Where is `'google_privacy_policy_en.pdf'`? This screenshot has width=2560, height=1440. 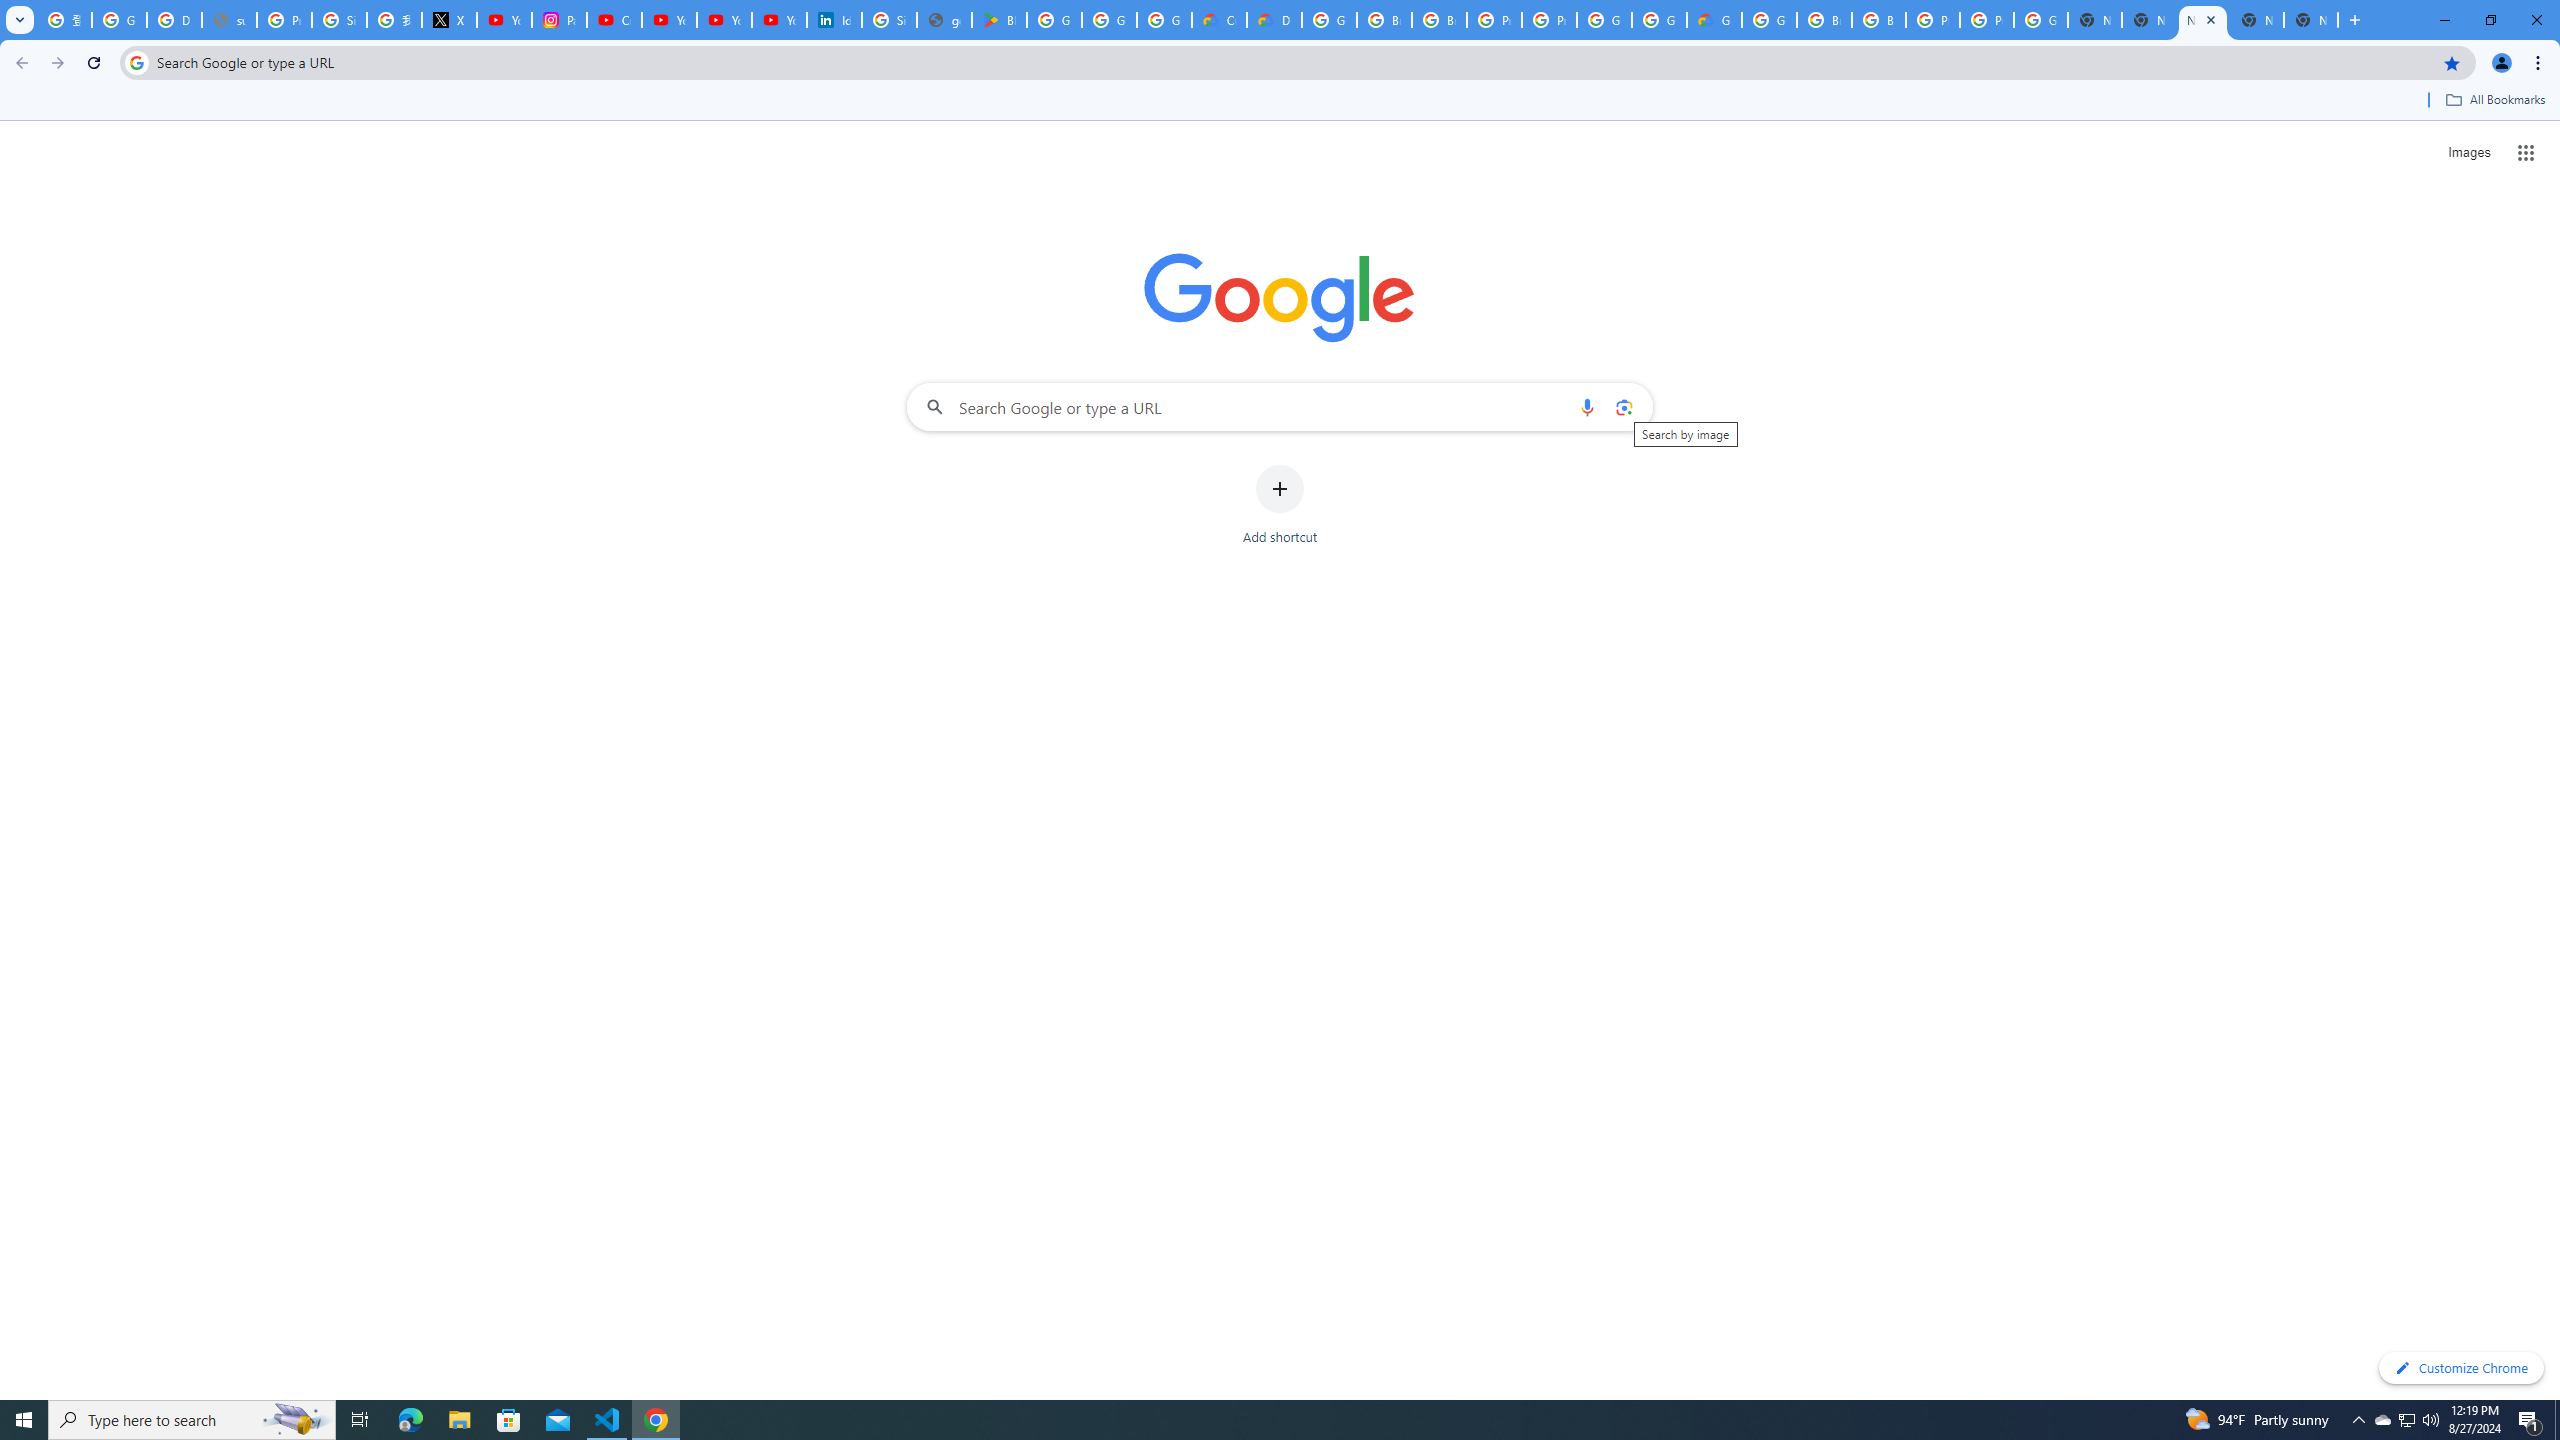 'google_privacy_policy_en.pdf' is located at coordinates (943, 19).